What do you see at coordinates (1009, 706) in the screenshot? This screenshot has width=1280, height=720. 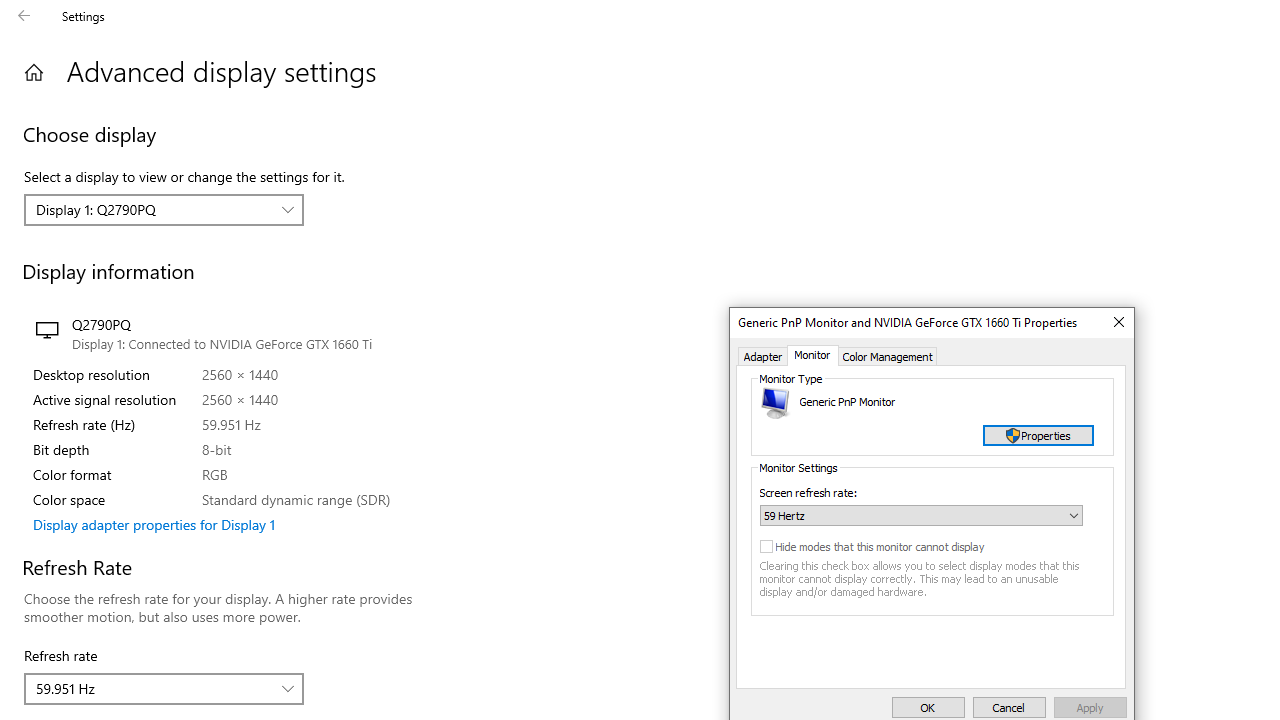 I see `'Cancel'` at bounding box center [1009, 706].